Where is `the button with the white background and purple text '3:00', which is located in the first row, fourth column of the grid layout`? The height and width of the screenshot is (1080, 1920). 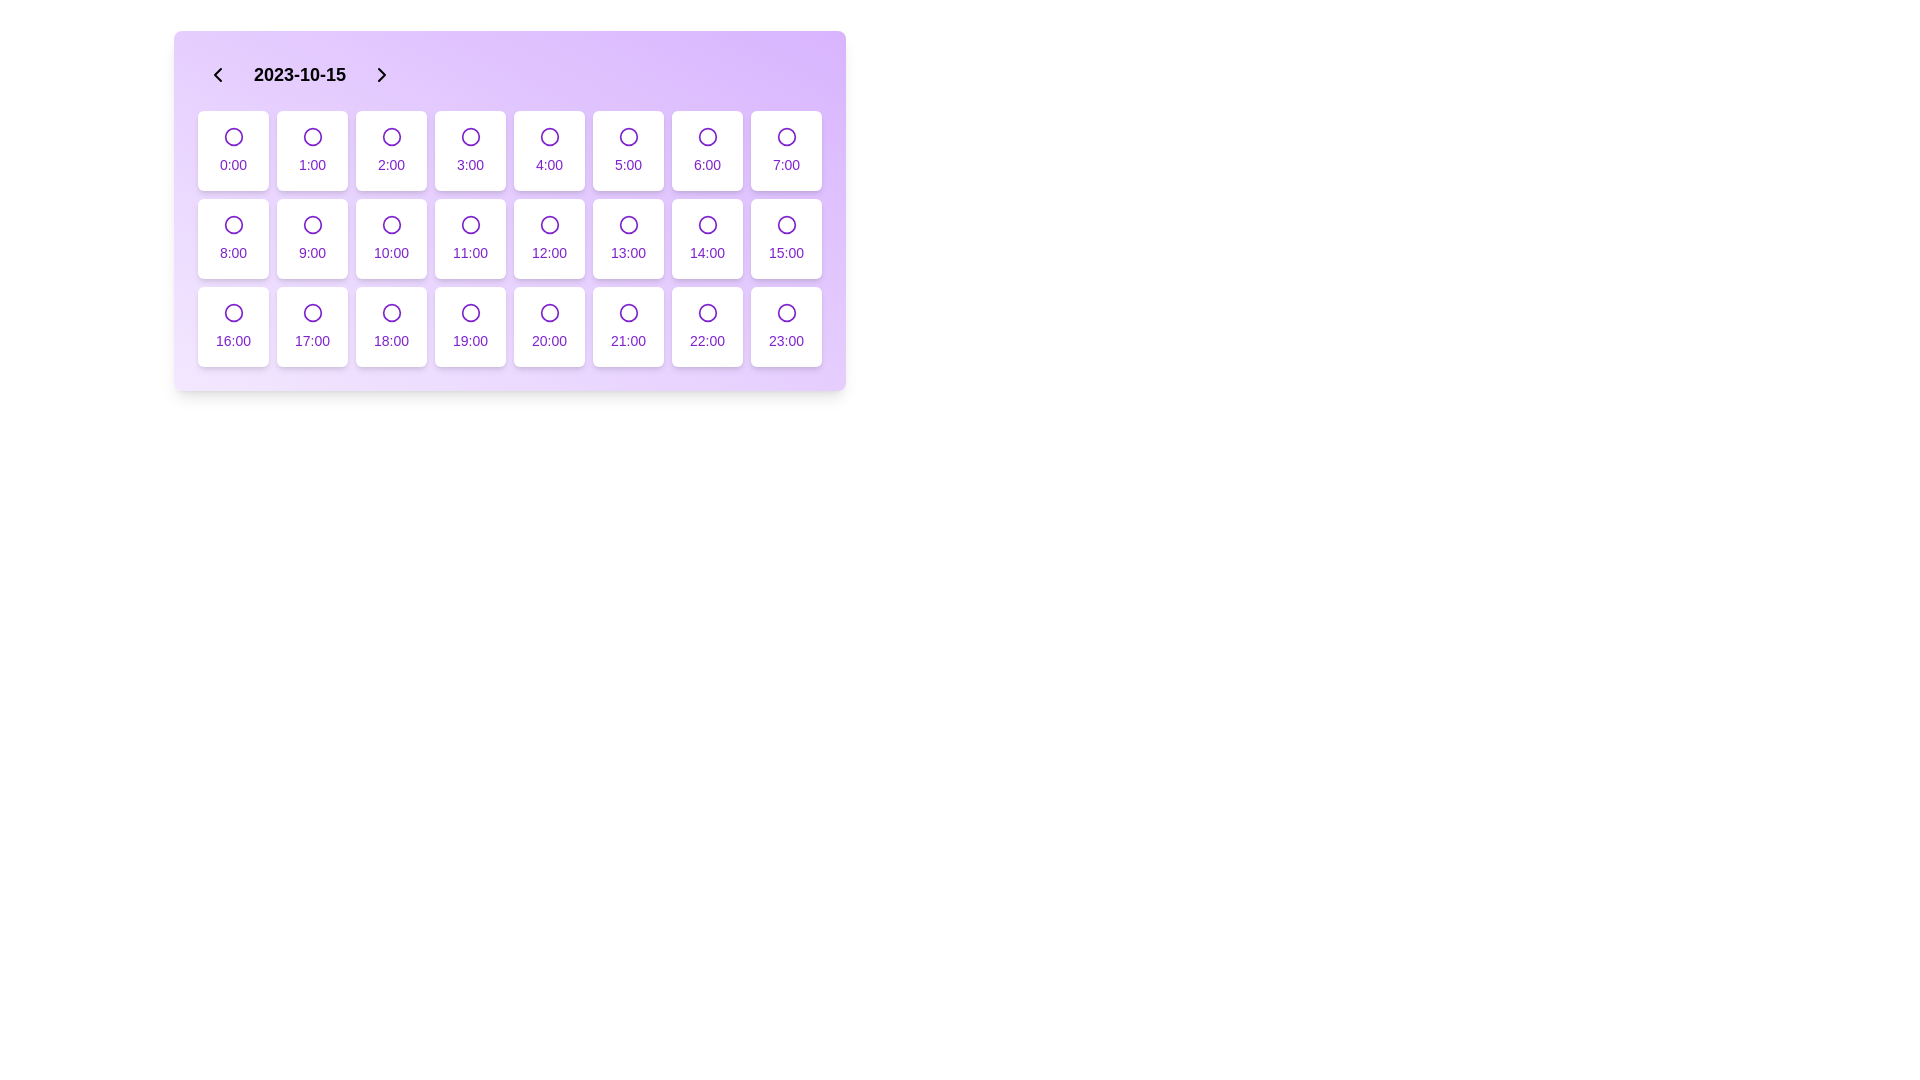
the button with the white background and purple text '3:00', which is located in the first row, fourth column of the grid layout is located at coordinates (469, 149).